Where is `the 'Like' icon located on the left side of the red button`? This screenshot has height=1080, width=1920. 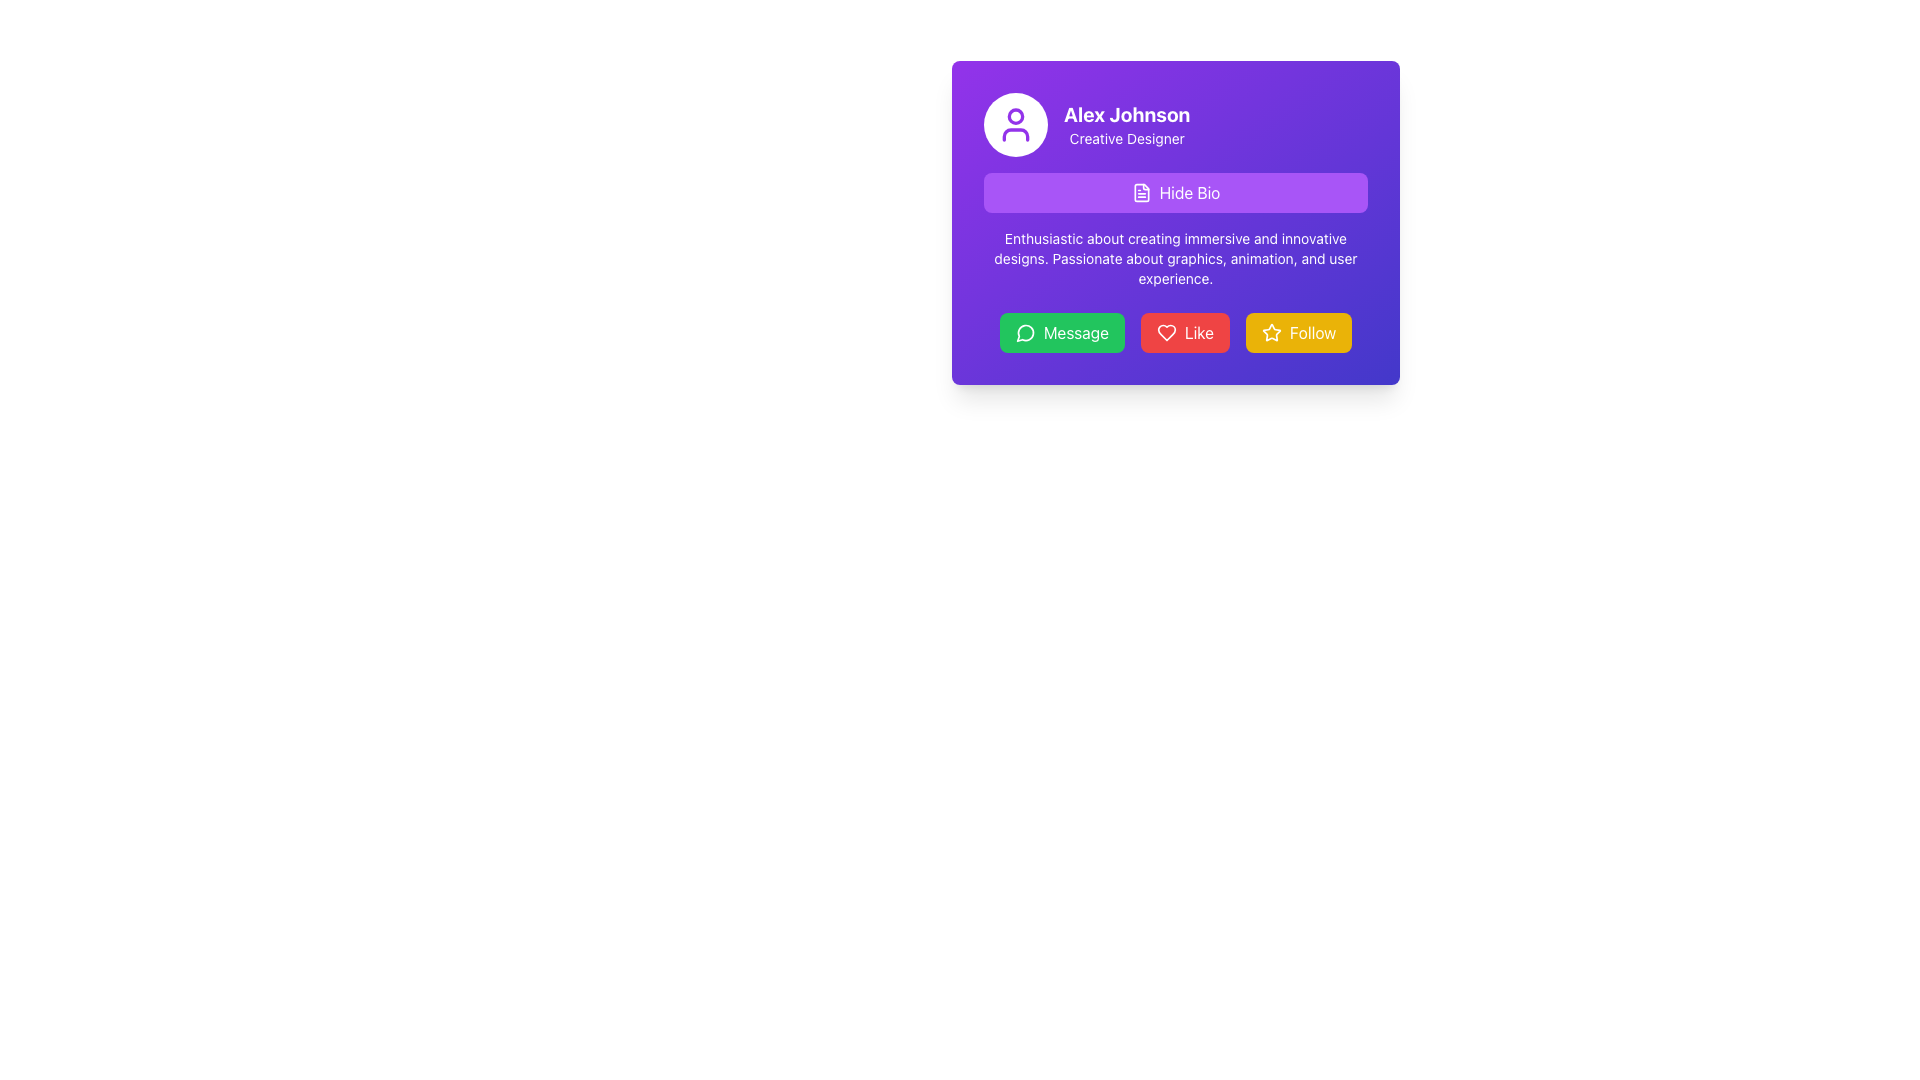
the 'Like' icon located on the left side of the red button is located at coordinates (1166, 331).